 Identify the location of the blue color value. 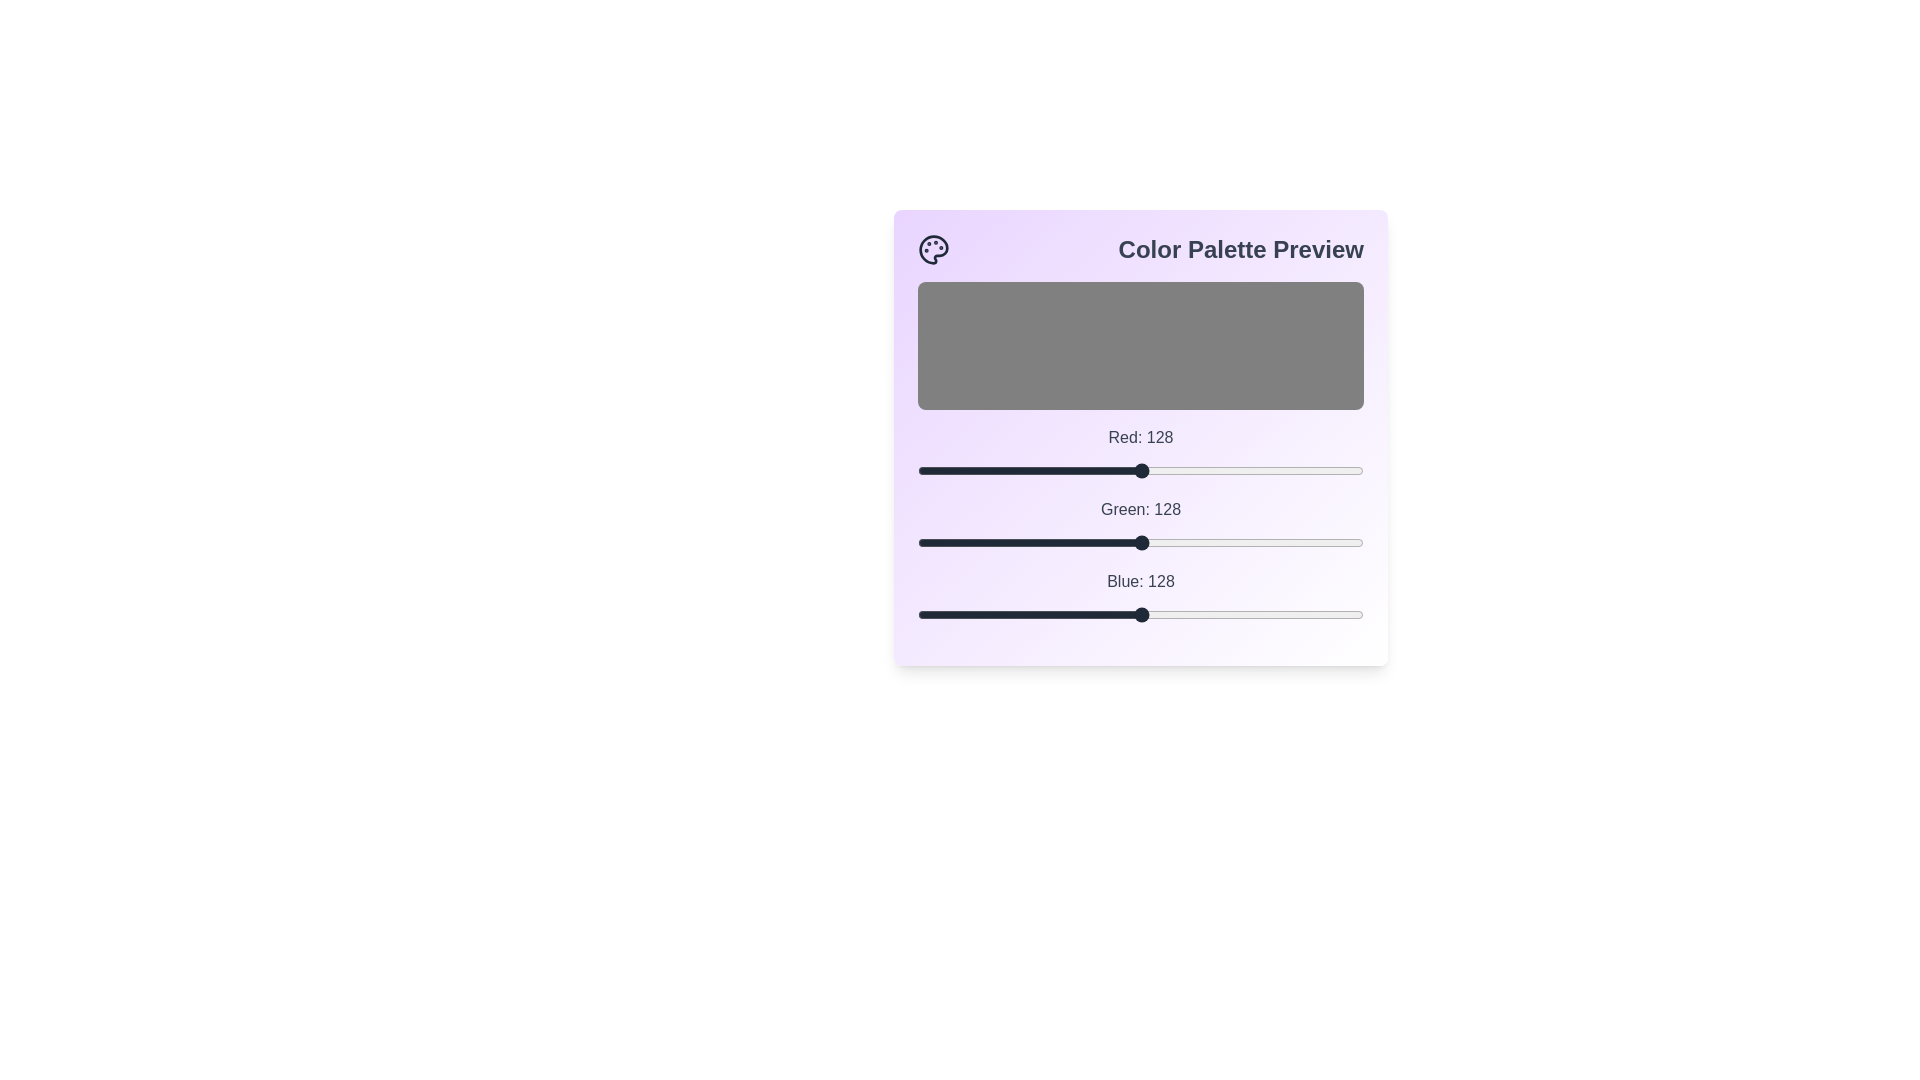
(1256, 613).